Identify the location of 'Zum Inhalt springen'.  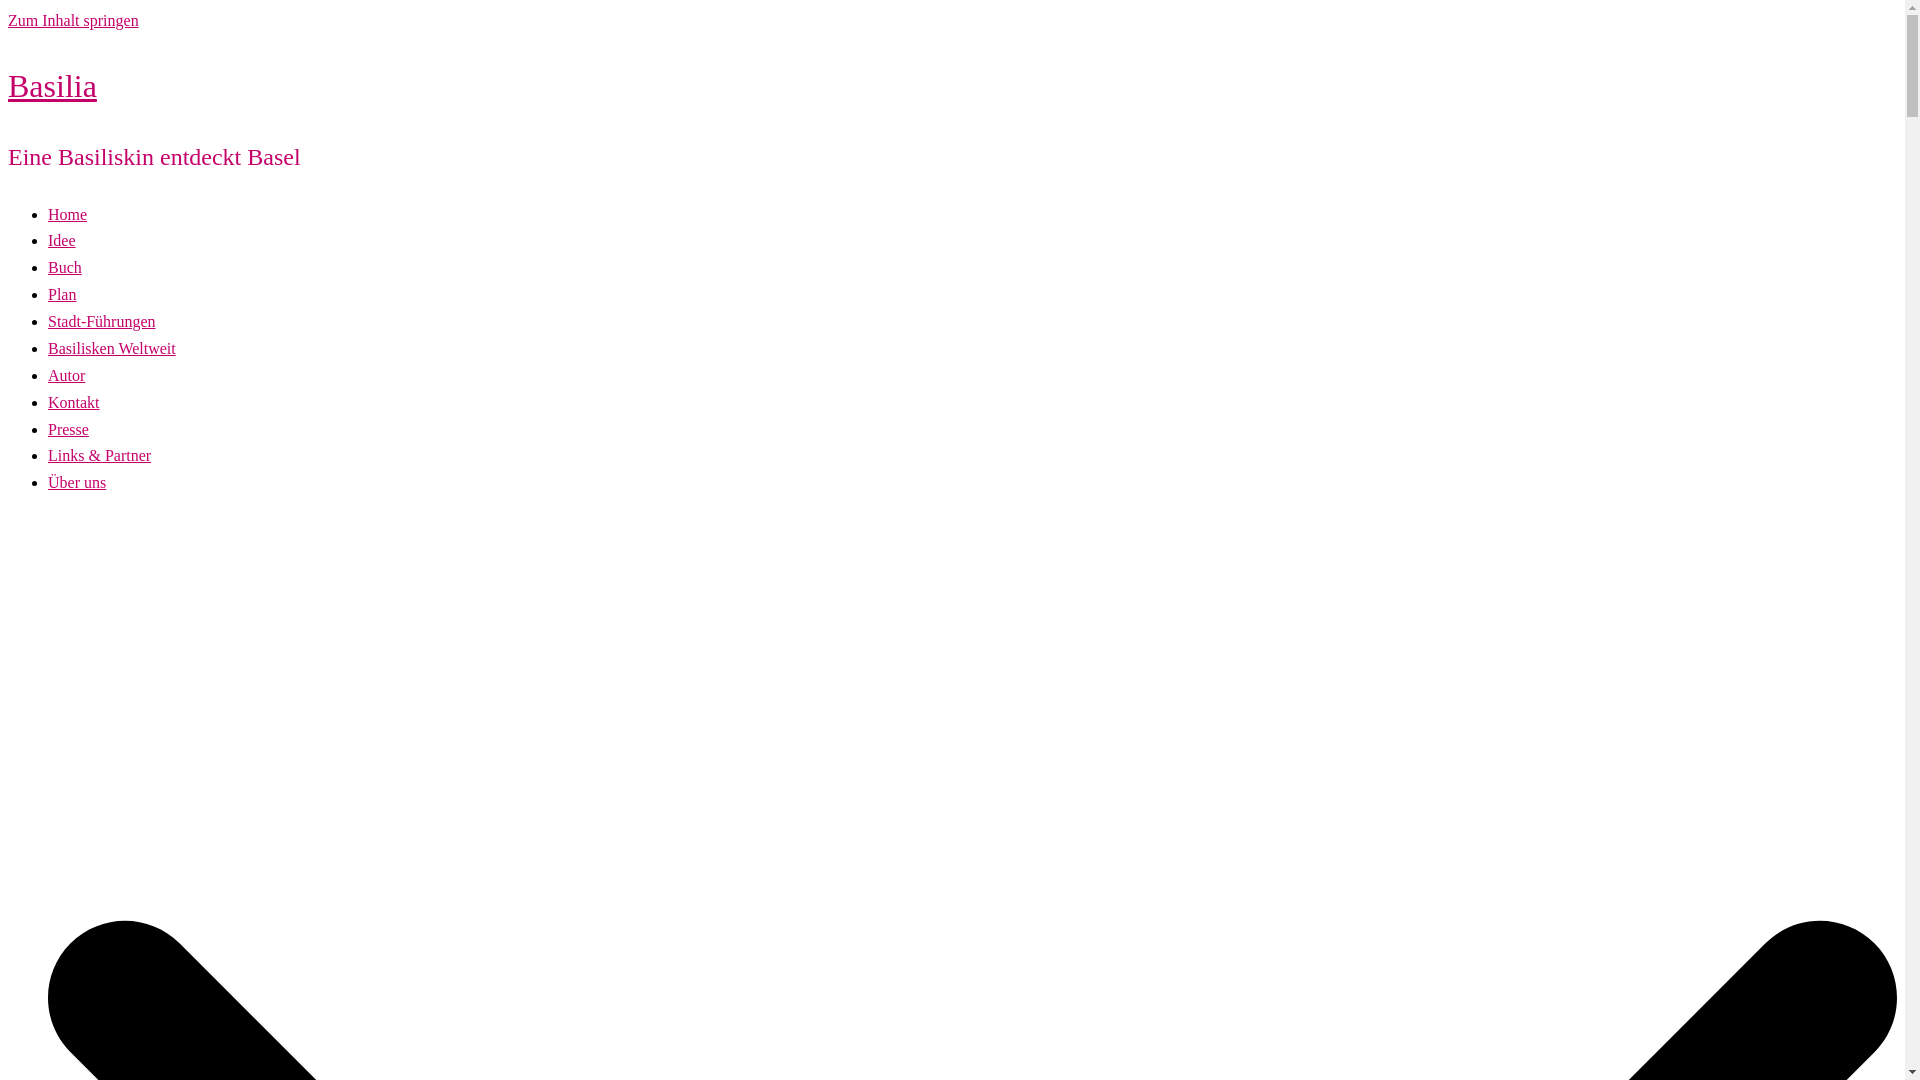
(73, 20).